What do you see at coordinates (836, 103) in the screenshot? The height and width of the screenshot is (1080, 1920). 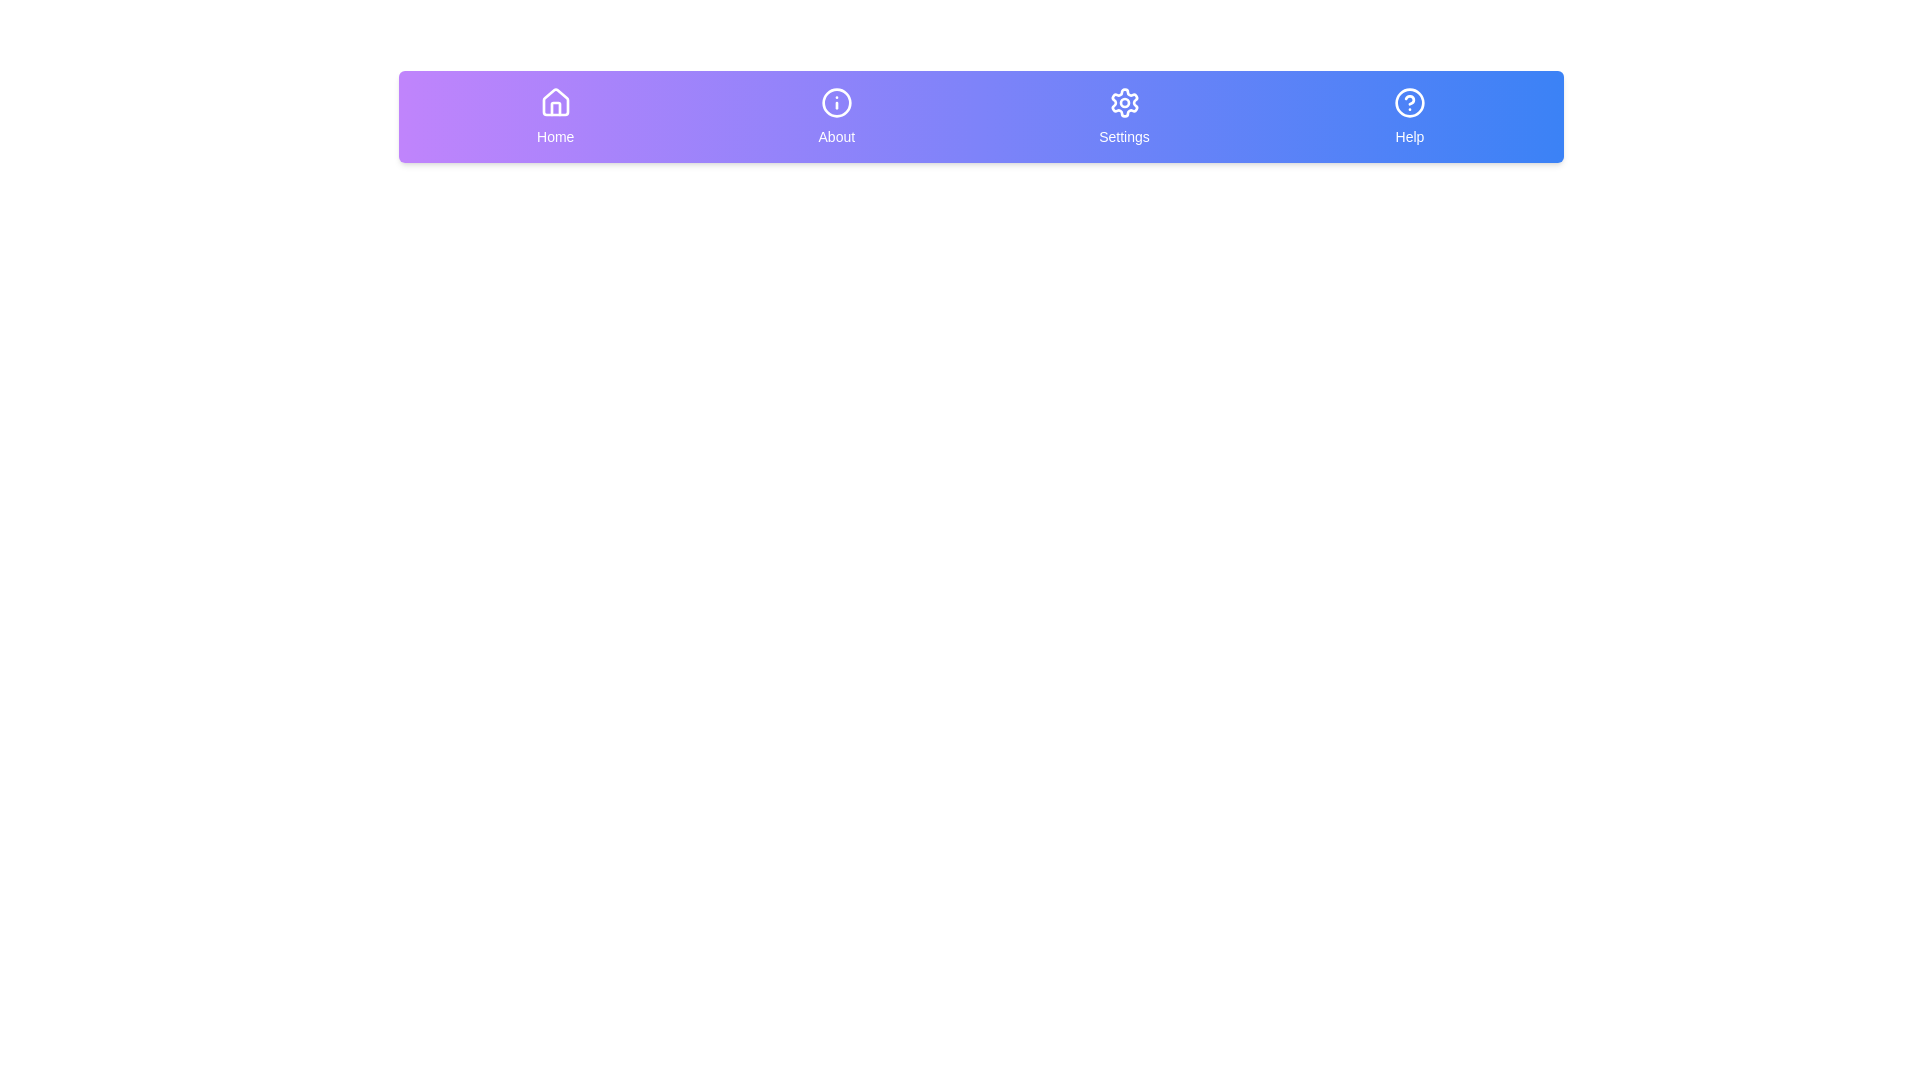 I see `the circular shape that is part of the information icon in the navigation bar above the 'About' label` at bounding box center [836, 103].